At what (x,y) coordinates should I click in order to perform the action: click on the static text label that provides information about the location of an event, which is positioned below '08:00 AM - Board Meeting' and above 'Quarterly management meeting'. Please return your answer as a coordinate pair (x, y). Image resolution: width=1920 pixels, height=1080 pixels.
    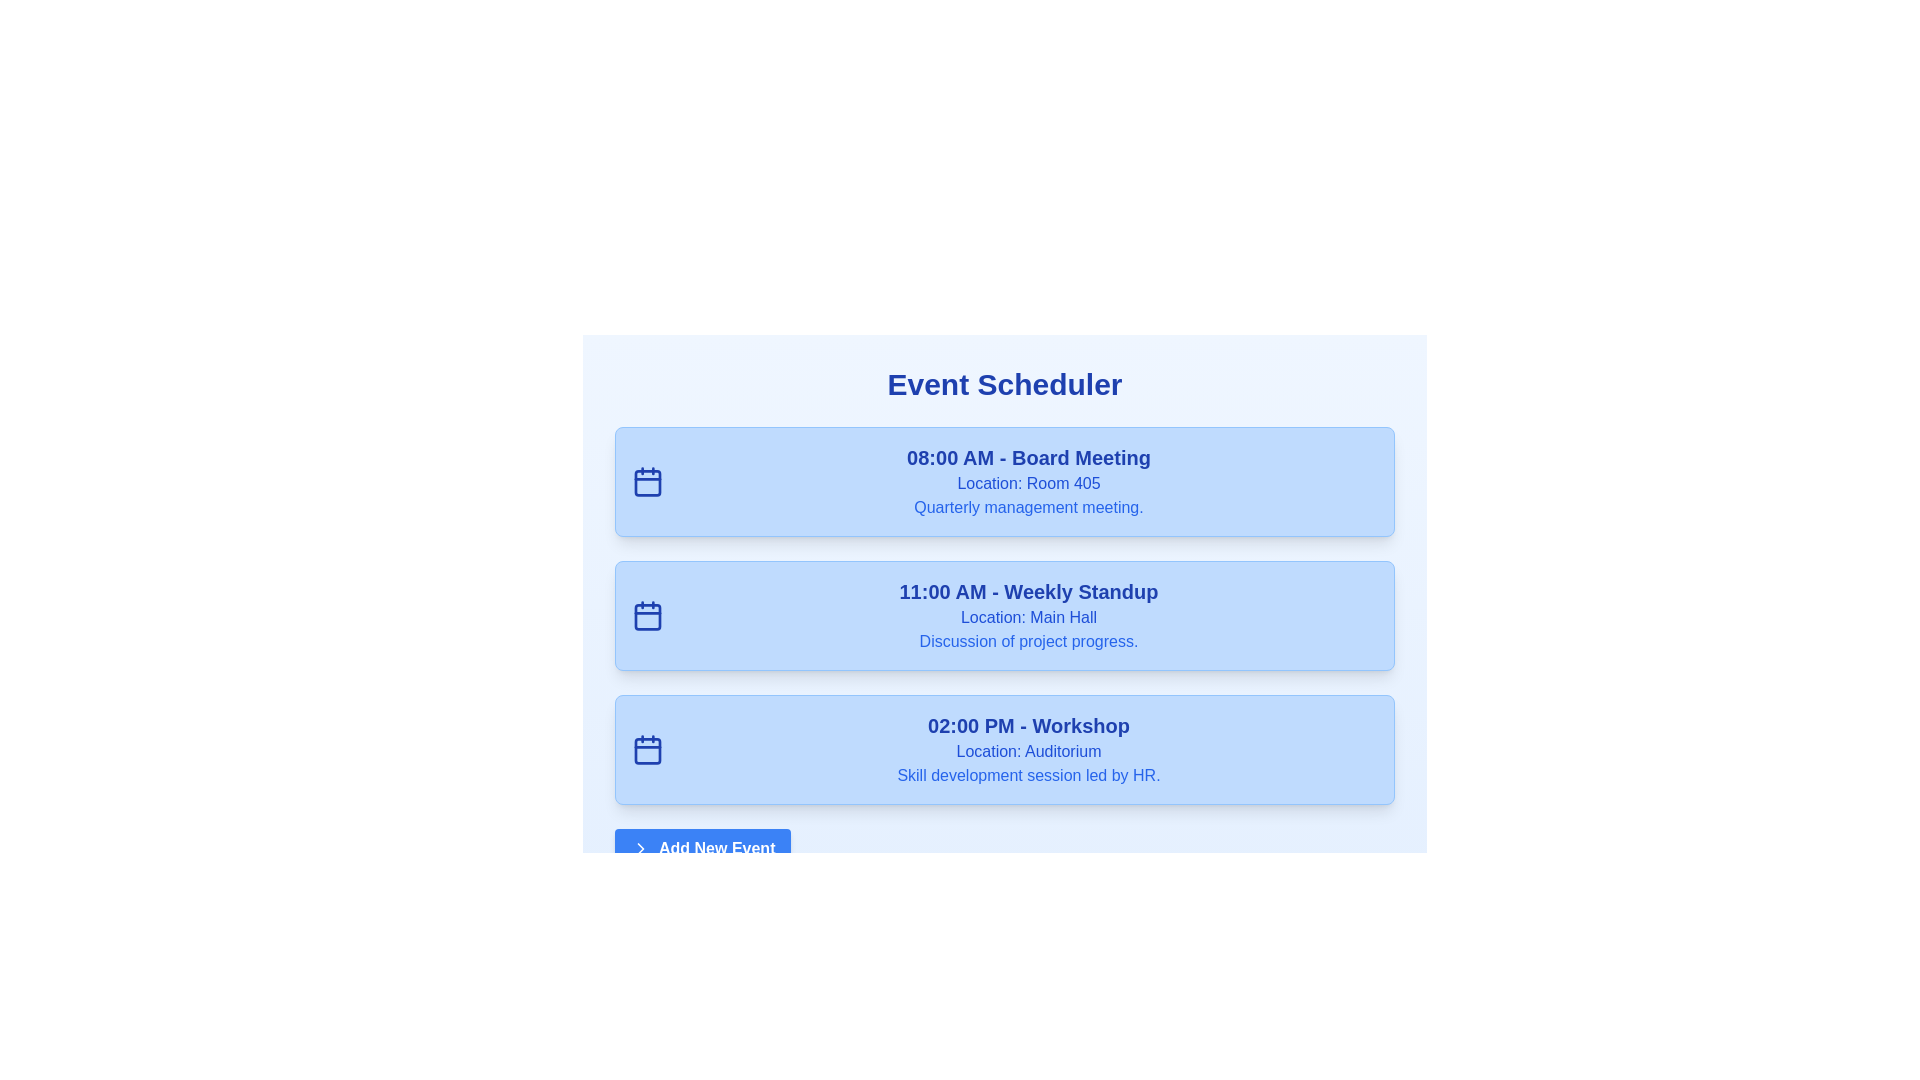
    Looking at the image, I should click on (1028, 483).